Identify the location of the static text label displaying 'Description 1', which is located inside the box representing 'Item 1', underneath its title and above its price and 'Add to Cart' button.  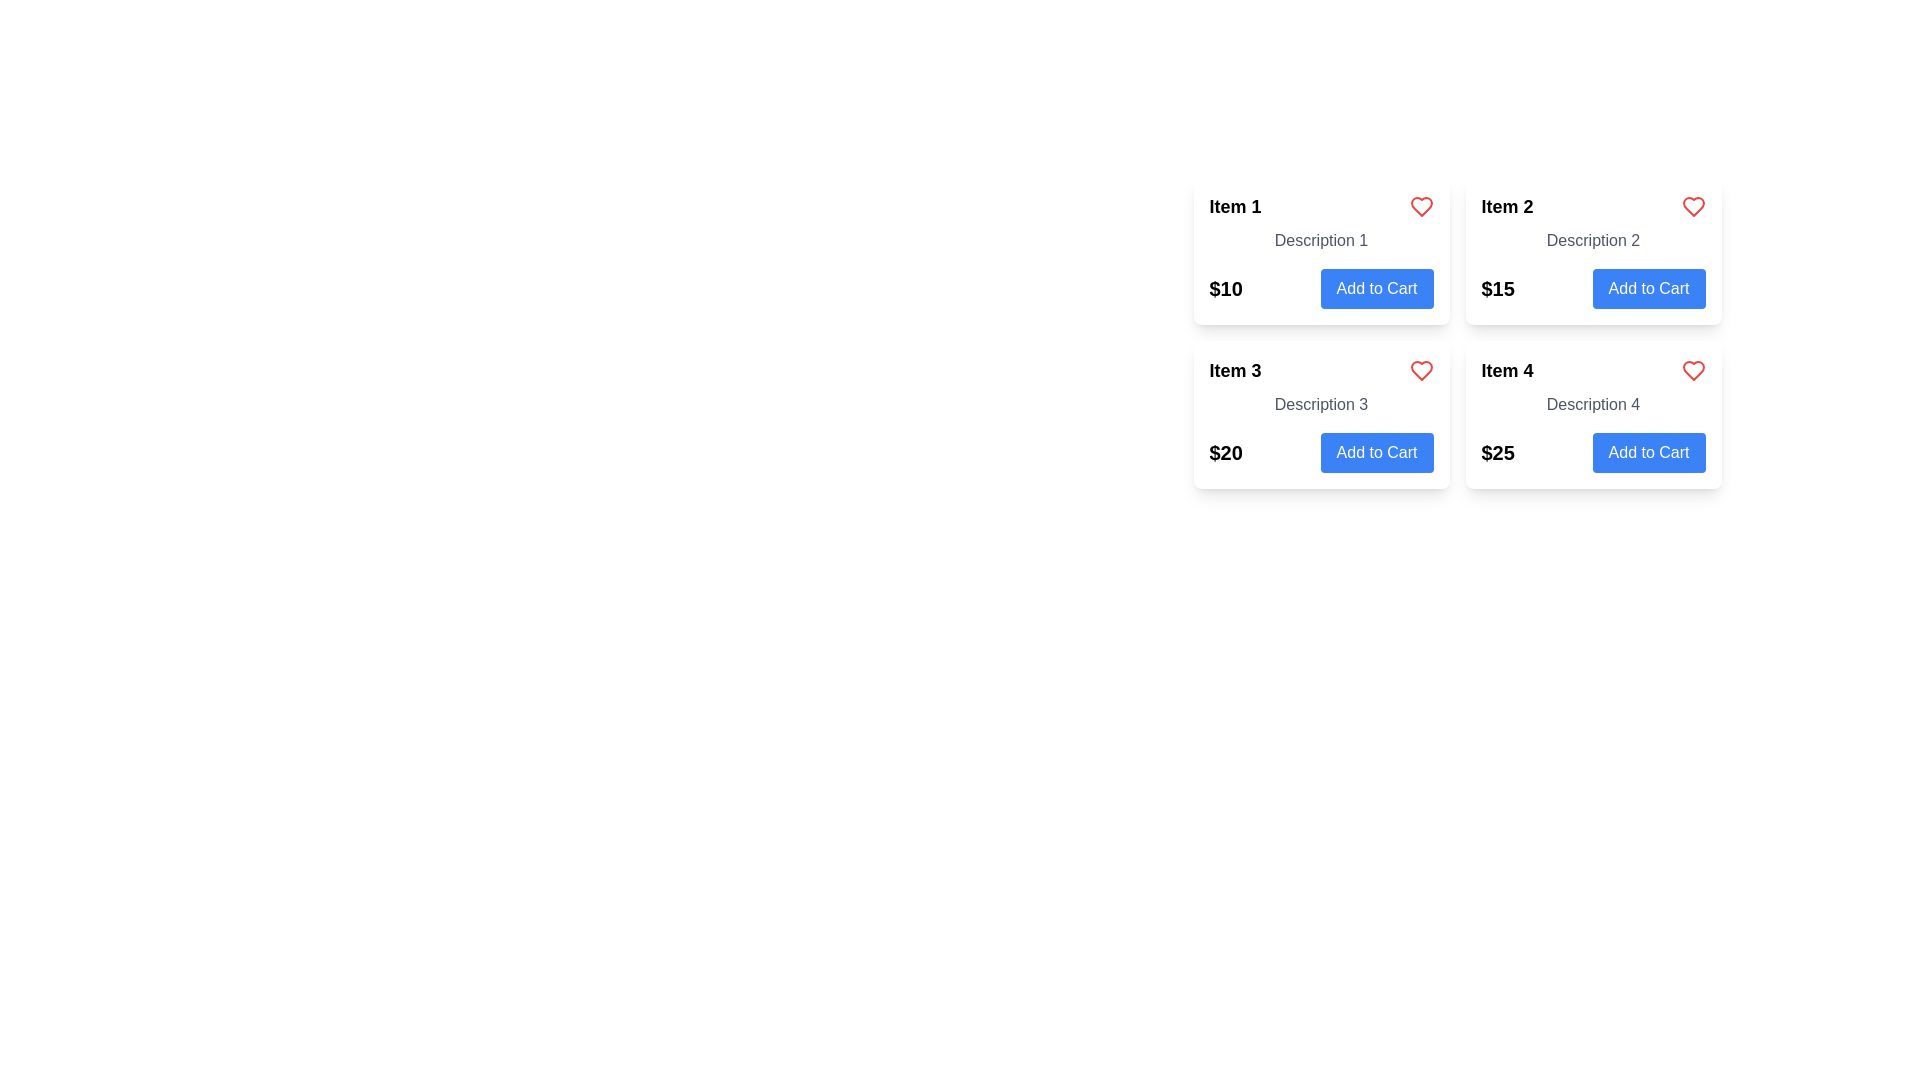
(1321, 239).